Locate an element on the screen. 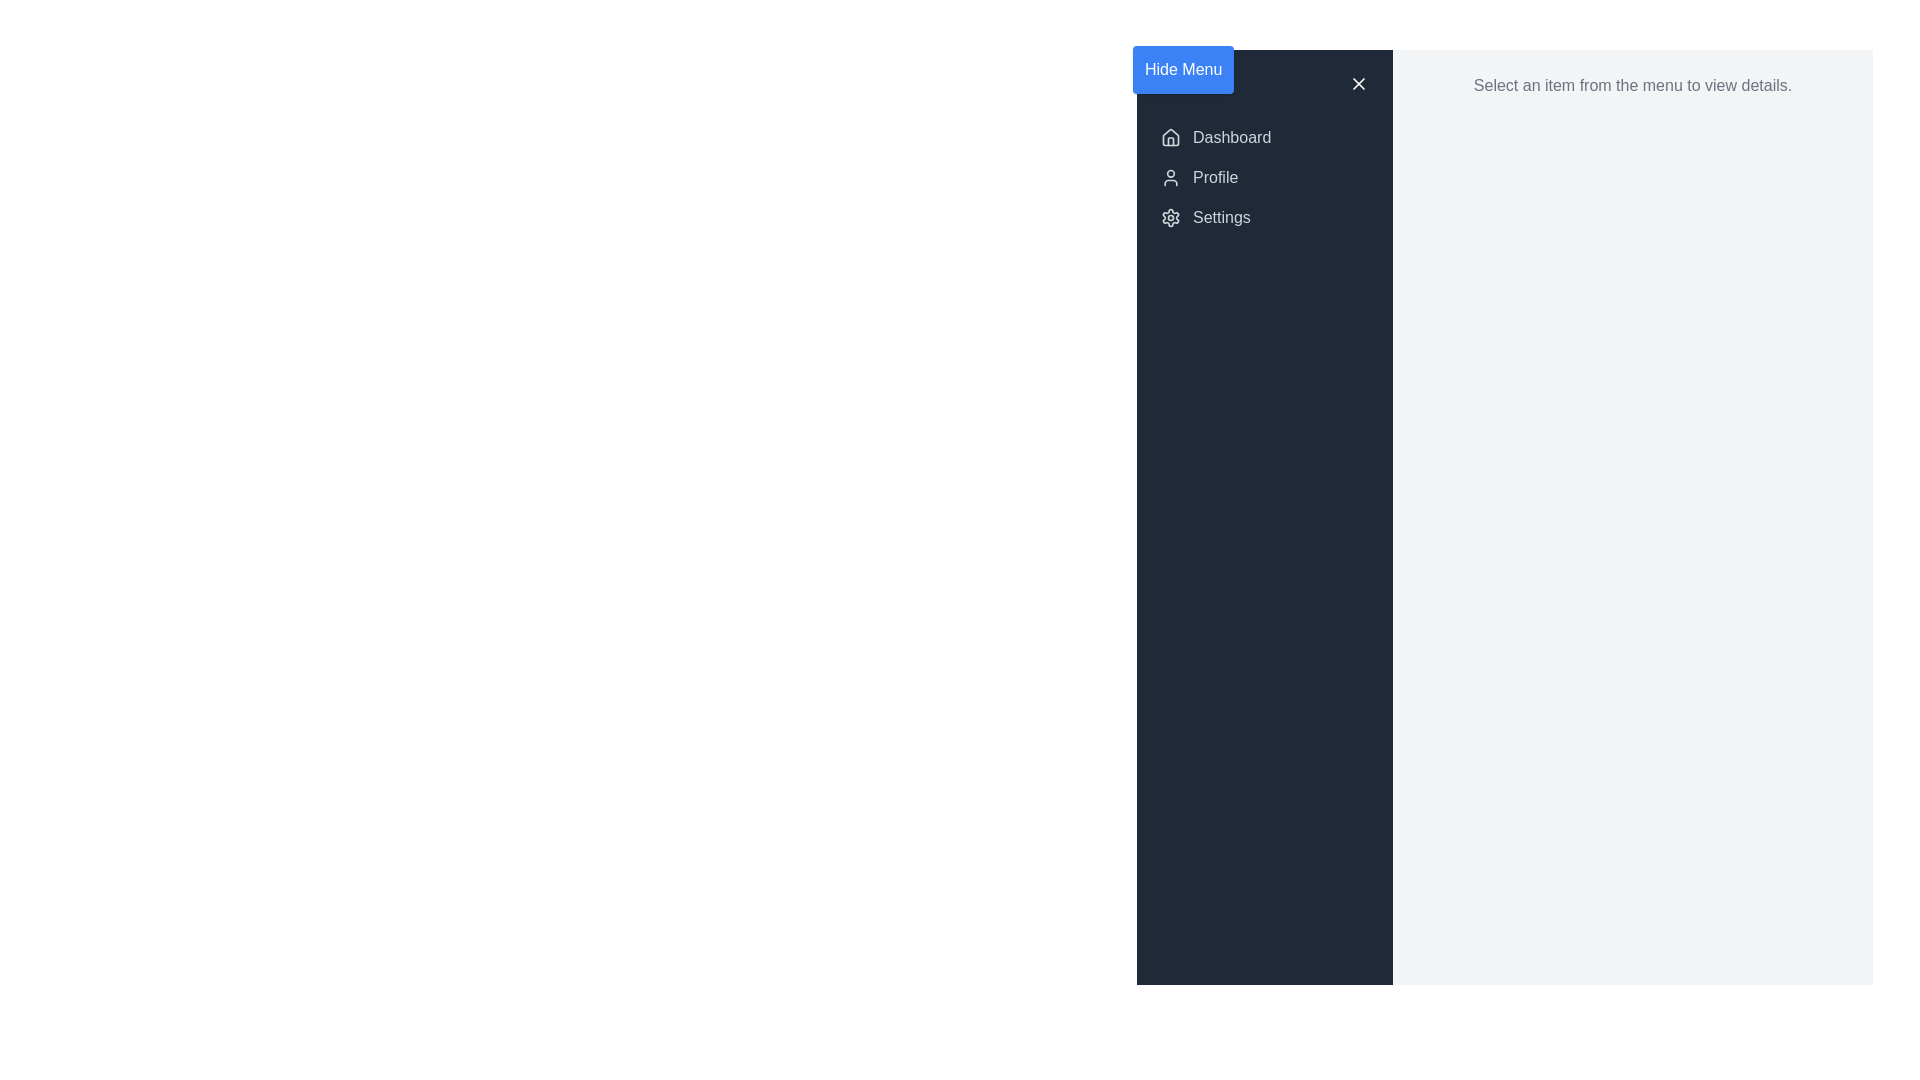 This screenshot has width=1920, height=1080. the rounded button with an 'X' icon in the top right corner of the dark sidebar menu panel is located at coordinates (1358, 83).